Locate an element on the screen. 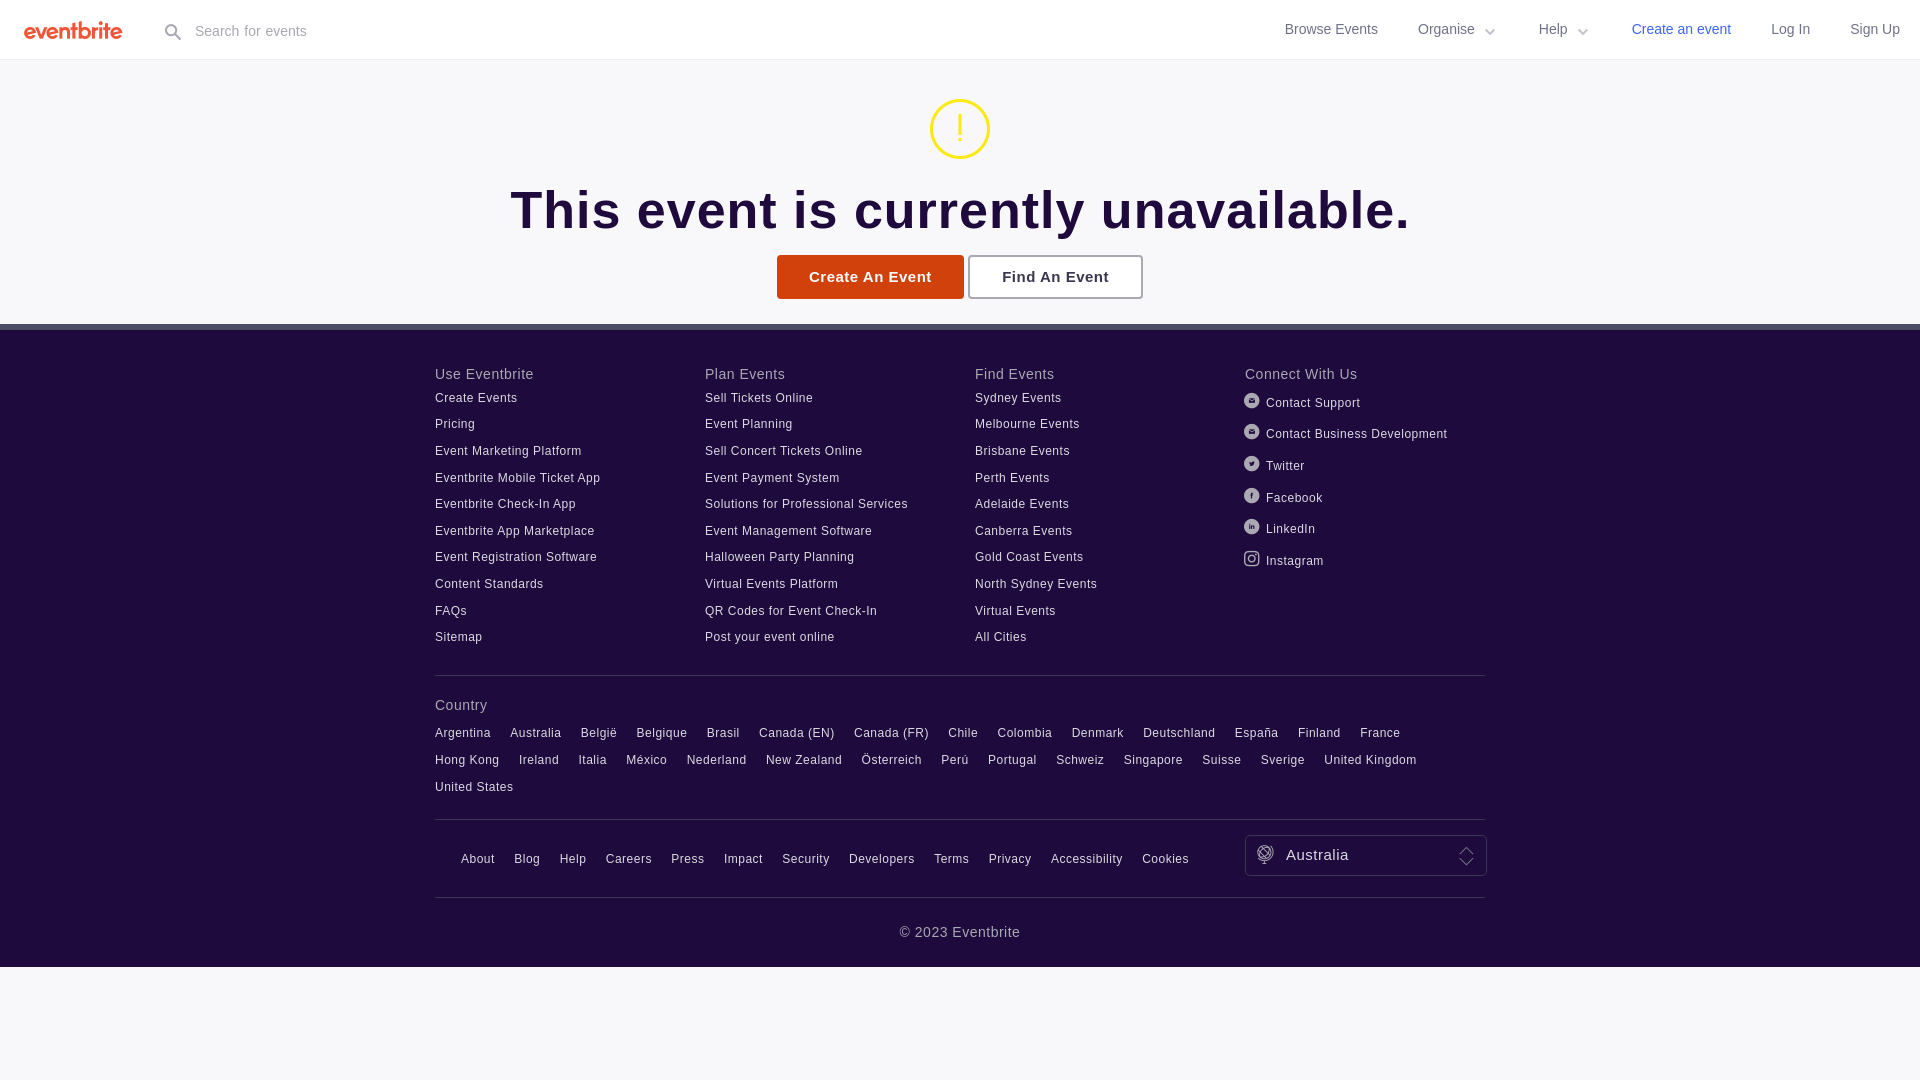  'Perth Events' is located at coordinates (974, 478).